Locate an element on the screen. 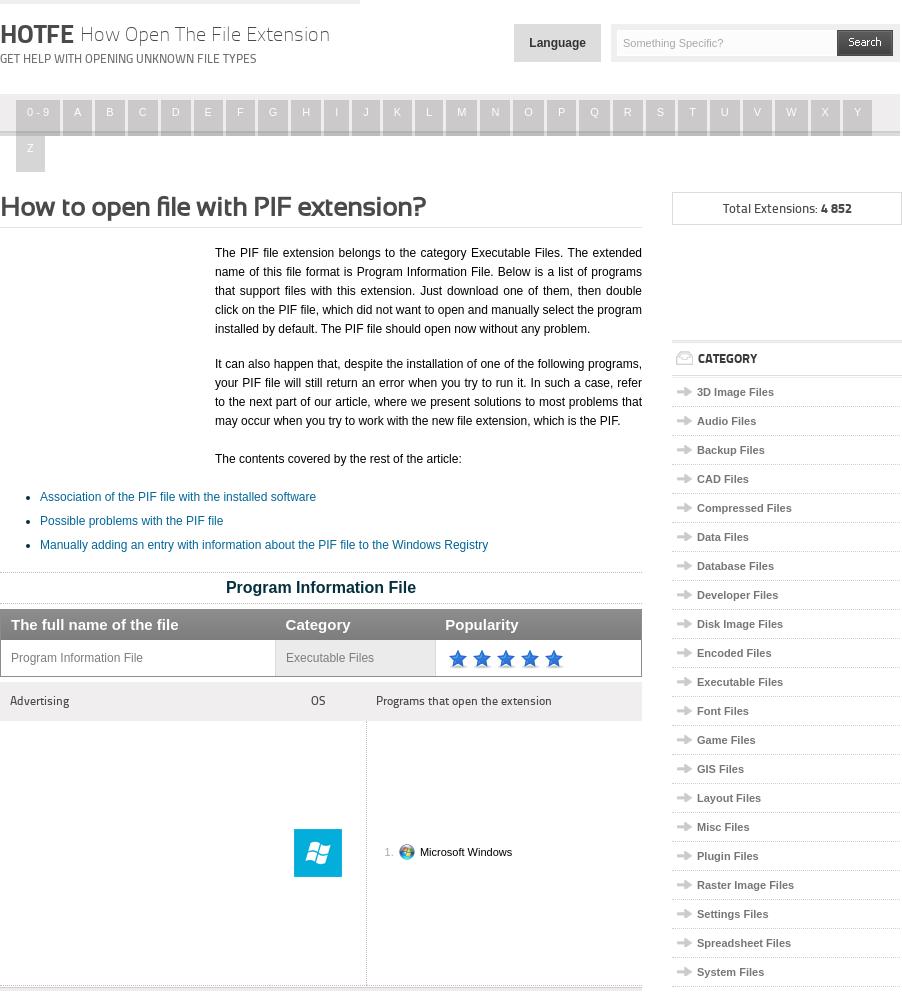 The width and height of the screenshot is (902, 996). 'K' is located at coordinates (396, 111).